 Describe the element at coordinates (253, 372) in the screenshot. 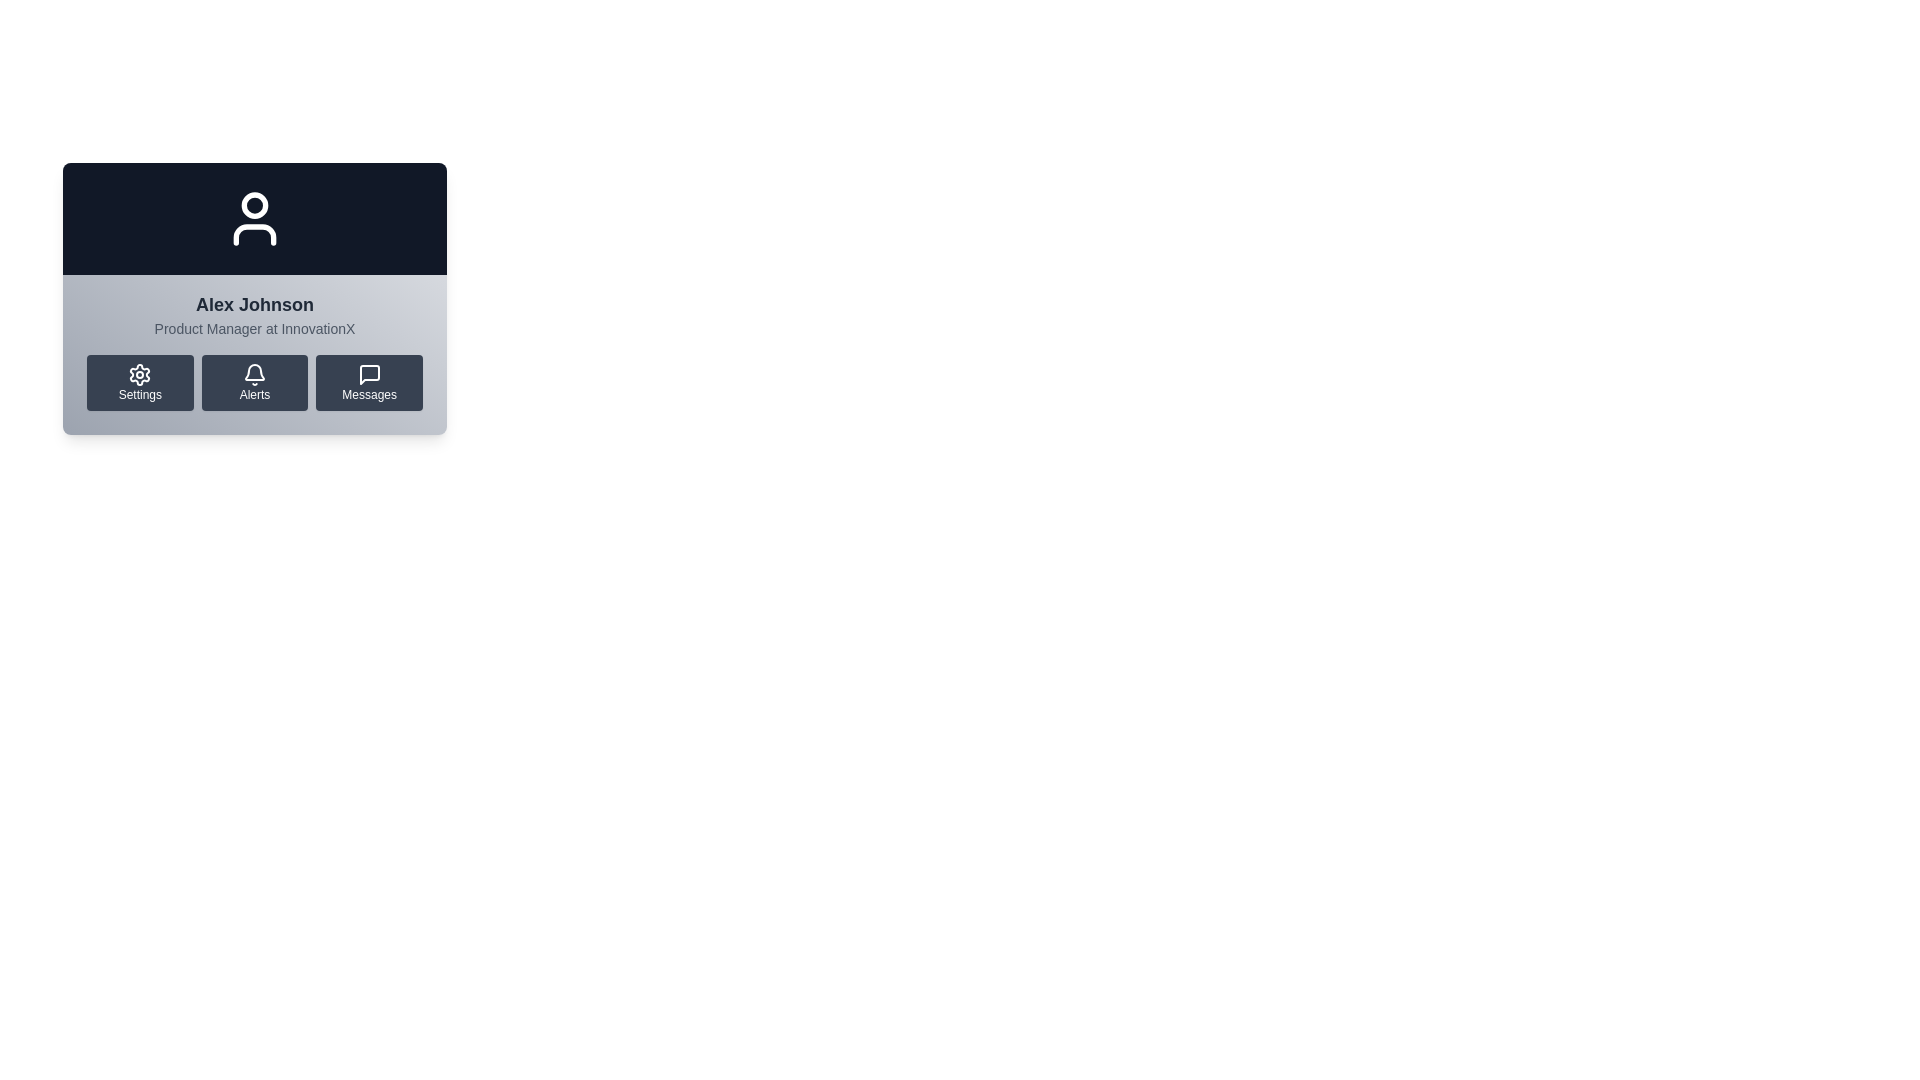

I see `the bell icon representing alerts or notifications, which is part of the 'Alerts' button located between 'Settings' and 'Messages' buttons` at that location.